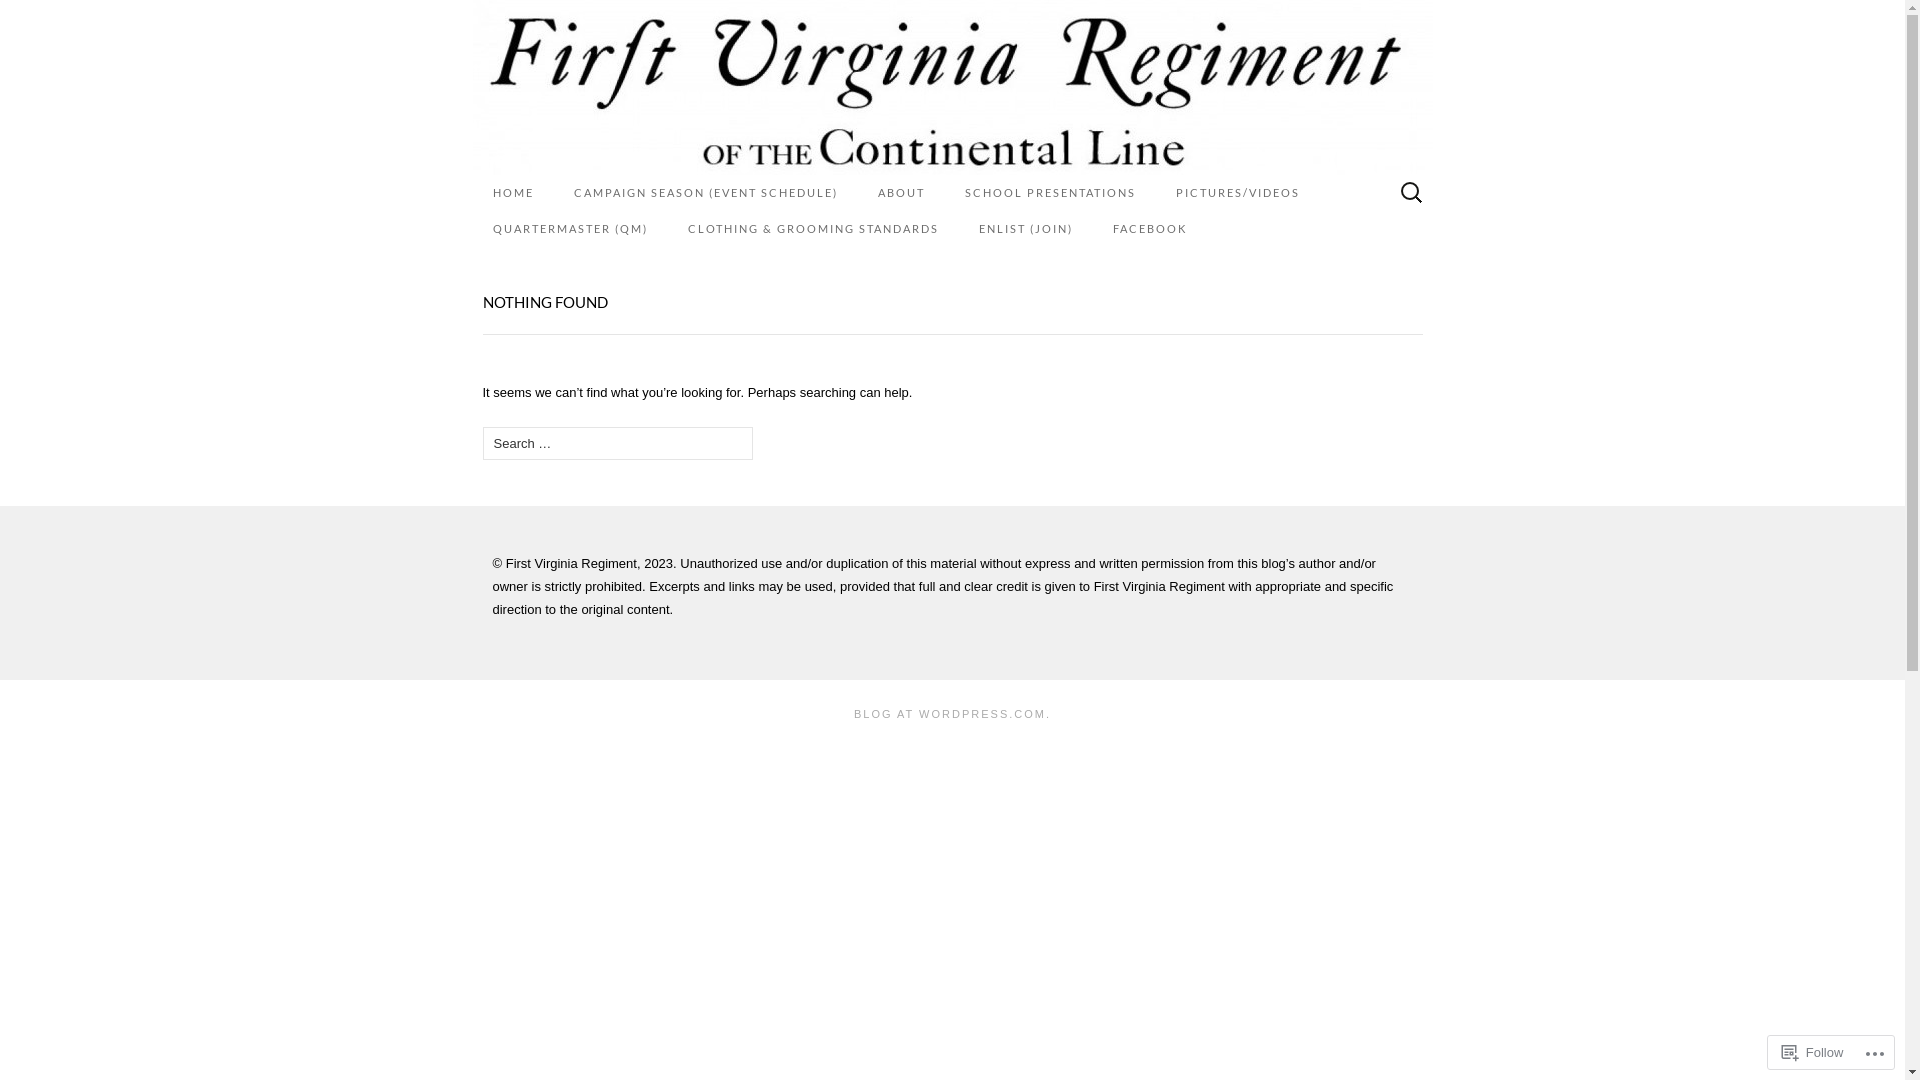 The image size is (1920, 1080). Describe the element at coordinates (951, 712) in the screenshot. I see `'BLOG AT WORDPRESS.COM.'` at that location.